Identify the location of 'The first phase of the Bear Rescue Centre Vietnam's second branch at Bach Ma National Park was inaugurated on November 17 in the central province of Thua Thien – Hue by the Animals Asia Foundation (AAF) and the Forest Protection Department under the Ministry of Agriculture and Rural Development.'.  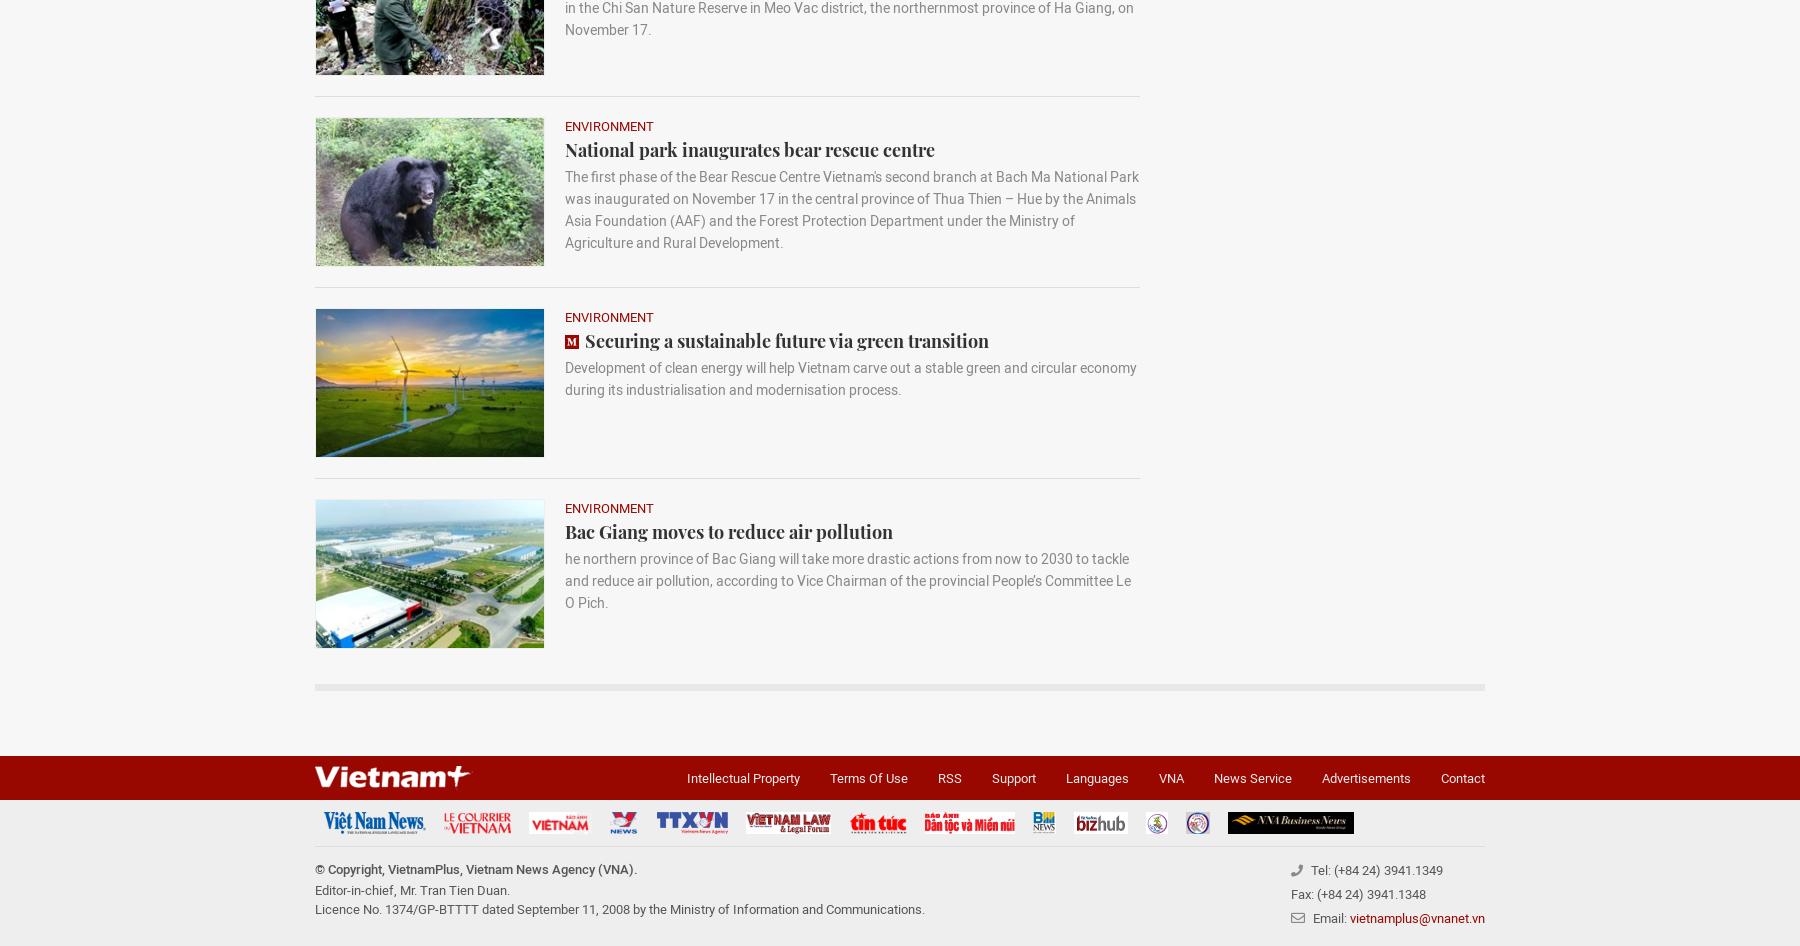
(851, 210).